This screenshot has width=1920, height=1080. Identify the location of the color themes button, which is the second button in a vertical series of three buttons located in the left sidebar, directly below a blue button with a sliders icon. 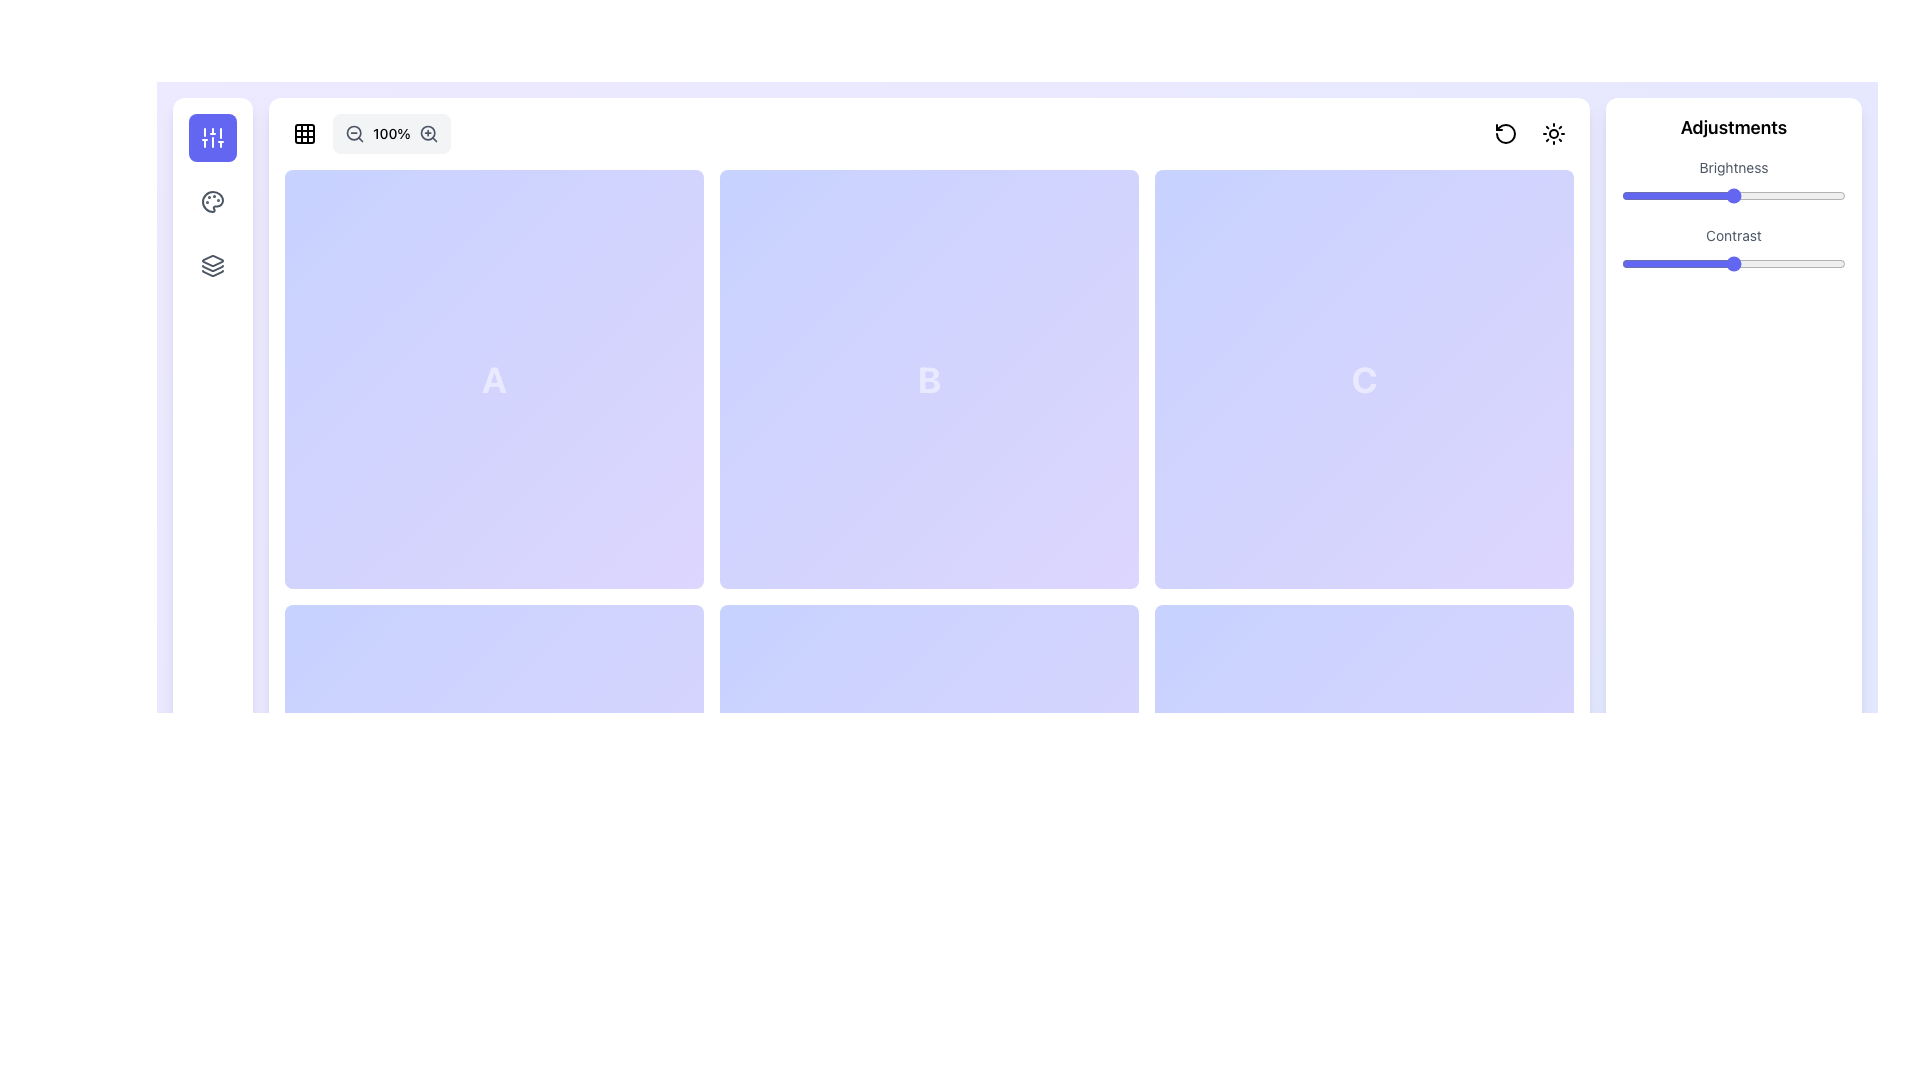
(212, 201).